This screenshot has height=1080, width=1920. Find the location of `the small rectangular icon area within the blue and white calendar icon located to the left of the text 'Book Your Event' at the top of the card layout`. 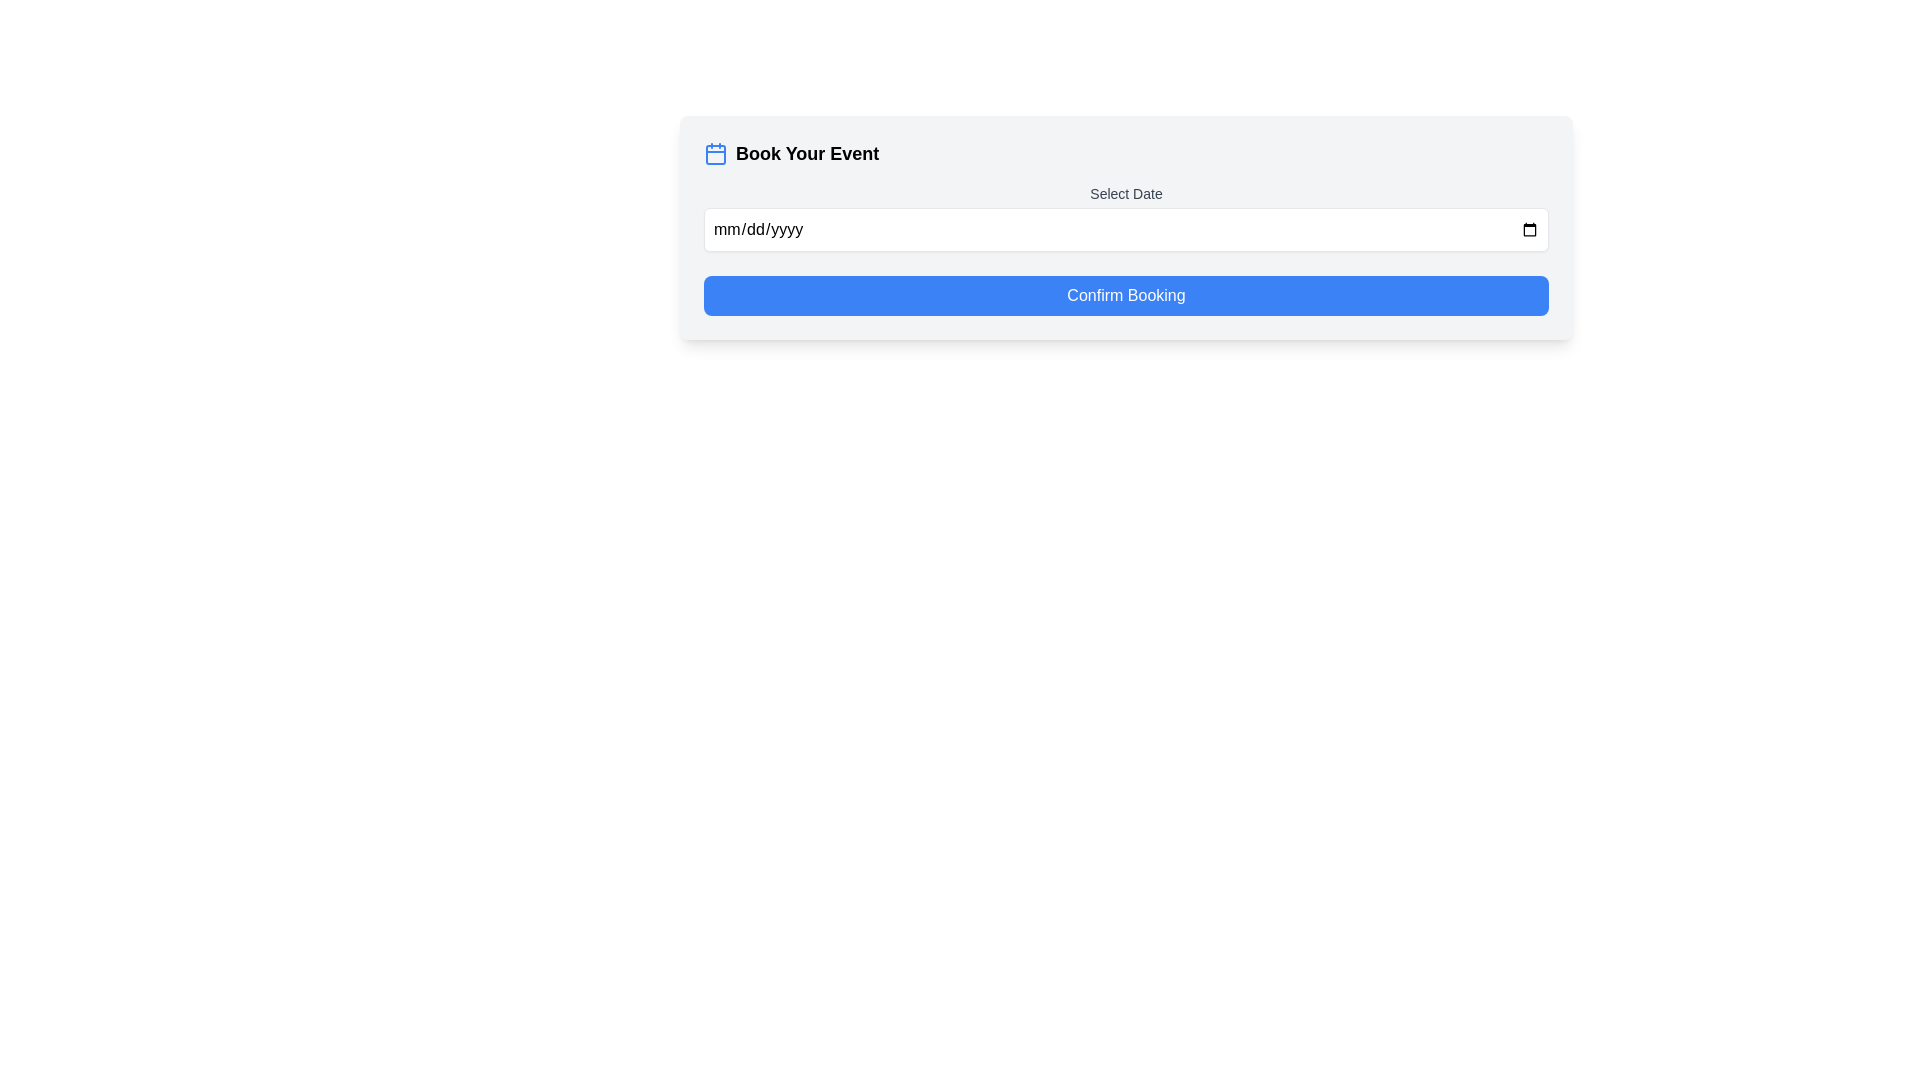

the small rectangular icon area within the blue and white calendar icon located to the left of the text 'Book Your Event' at the top of the card layout is located at coordinates (715, 153).